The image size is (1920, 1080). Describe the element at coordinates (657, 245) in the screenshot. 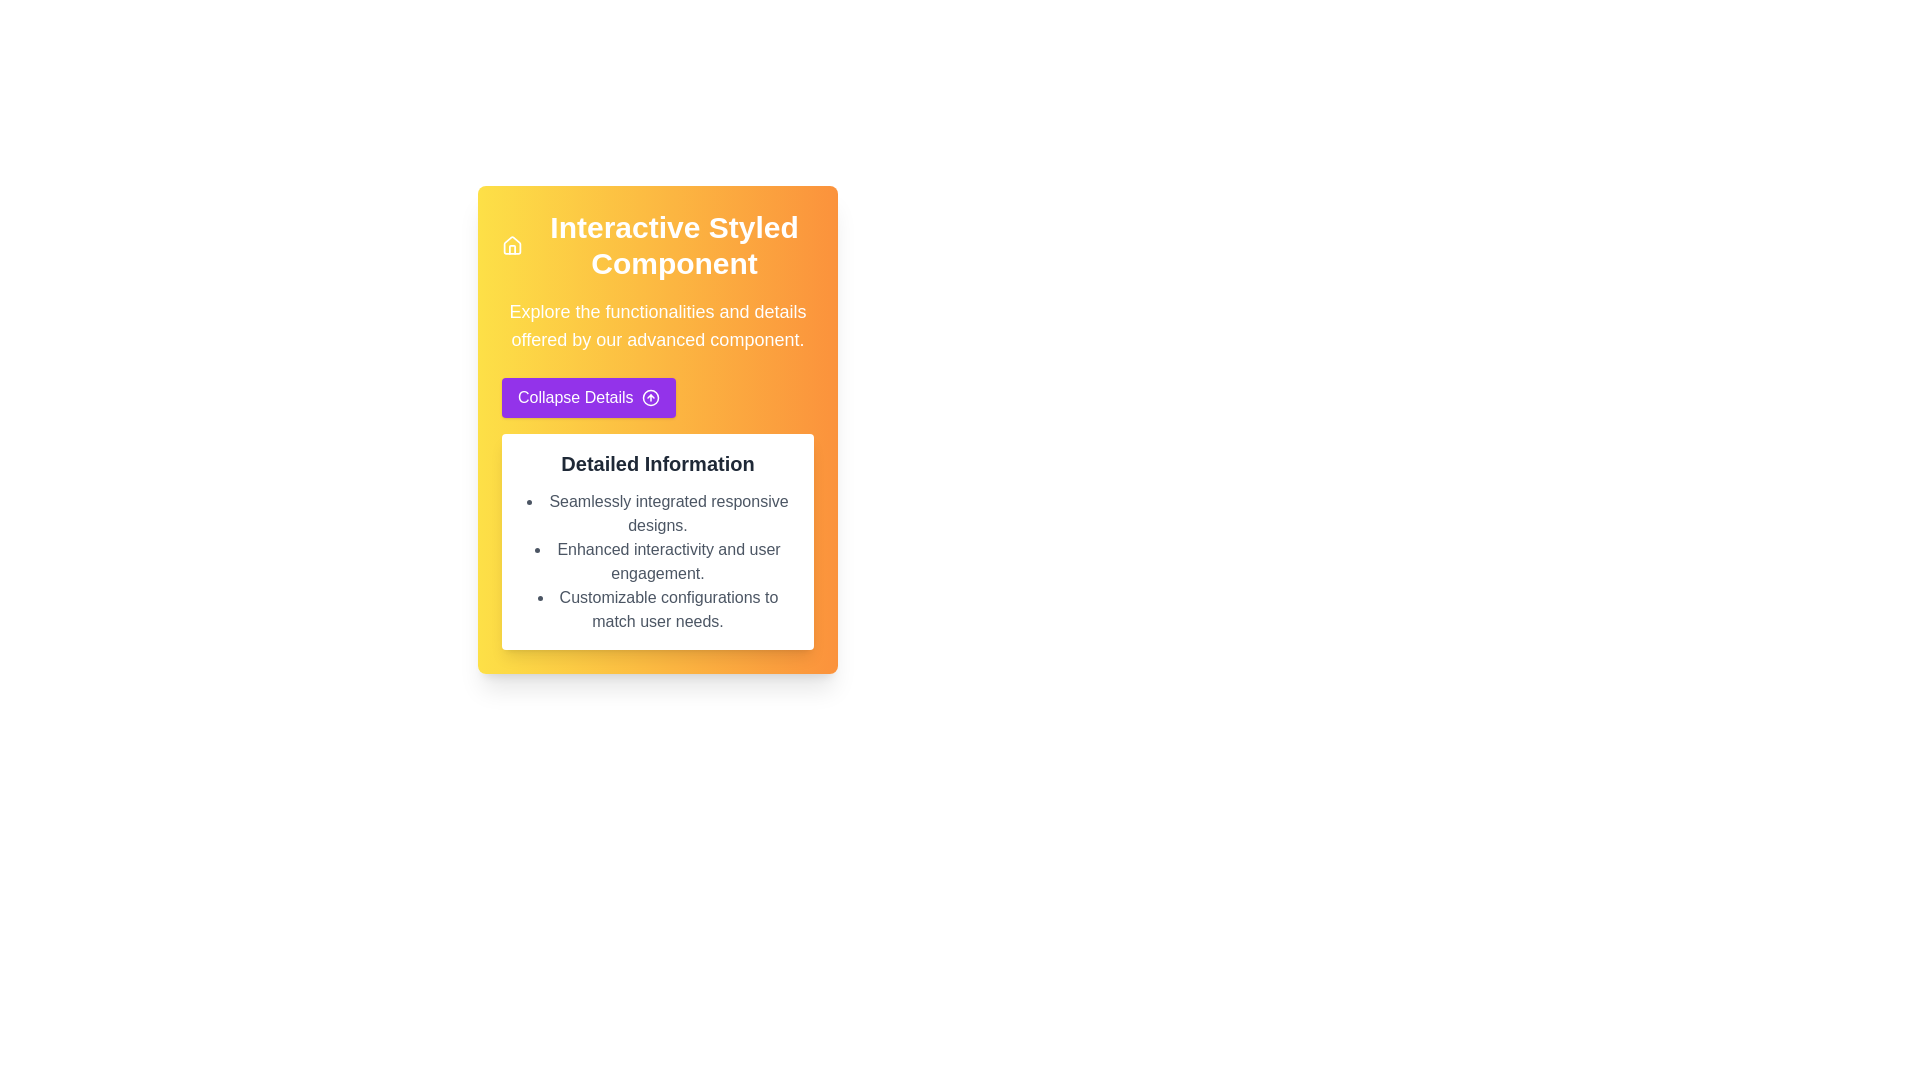

I see `the Title Section located at the top of the highlighted section, which serves as a heading for the component` at that location.